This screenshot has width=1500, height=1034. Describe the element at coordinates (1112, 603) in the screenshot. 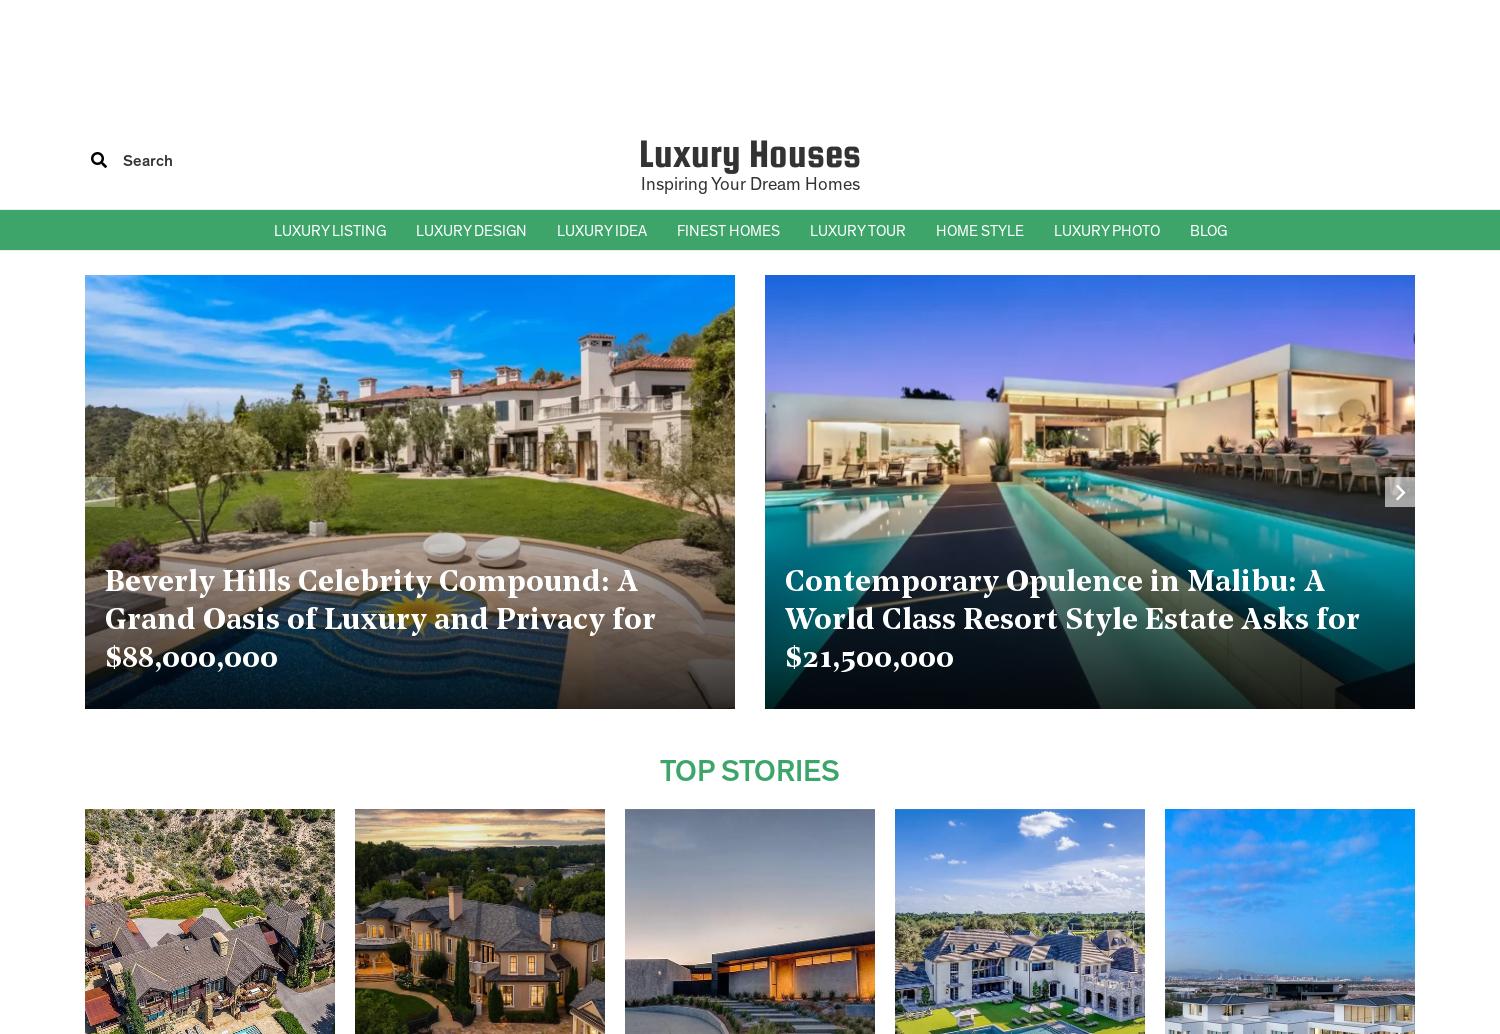

I see `'– Gym Room Photos'` at that location.